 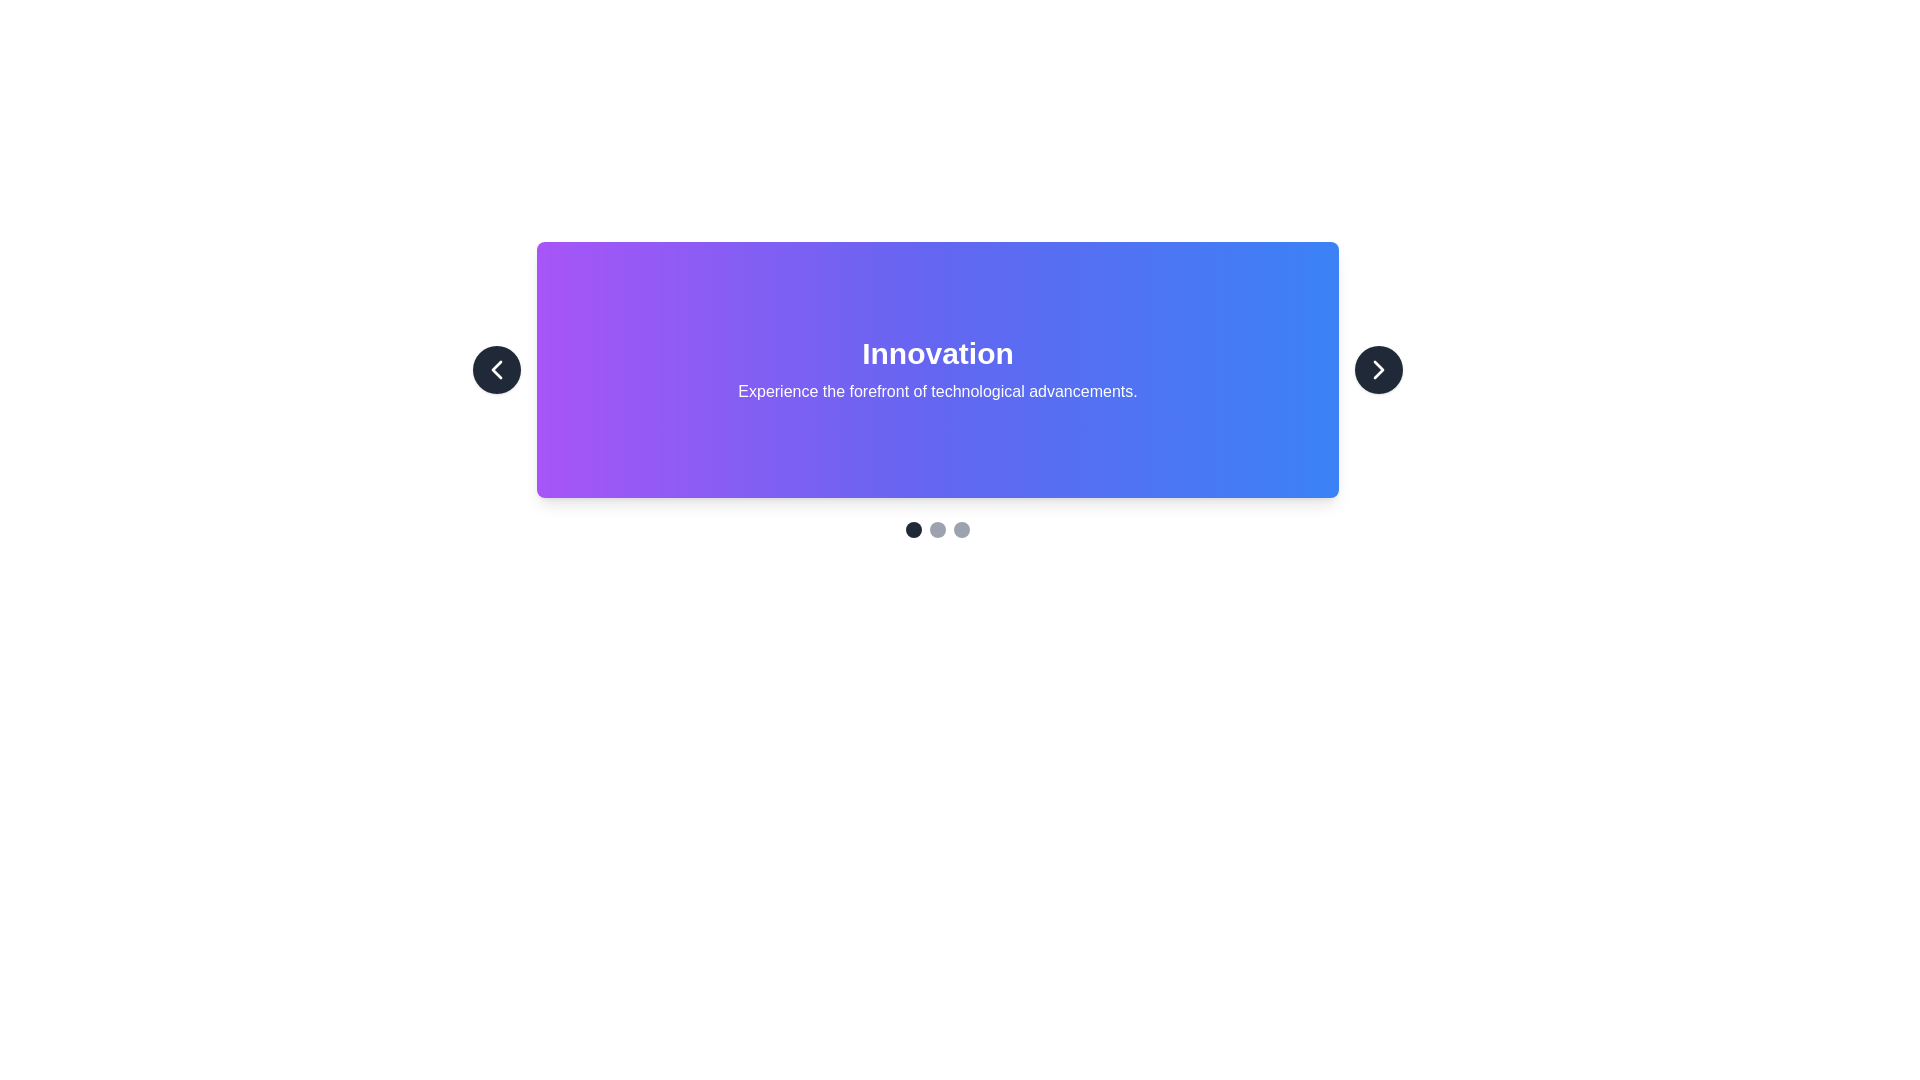 What do you see at coordinates (1377, 370) in the screenshot?
I see `the right-pointing chevron icon within the circular button for navigation` at bounding box center [1377, 370].